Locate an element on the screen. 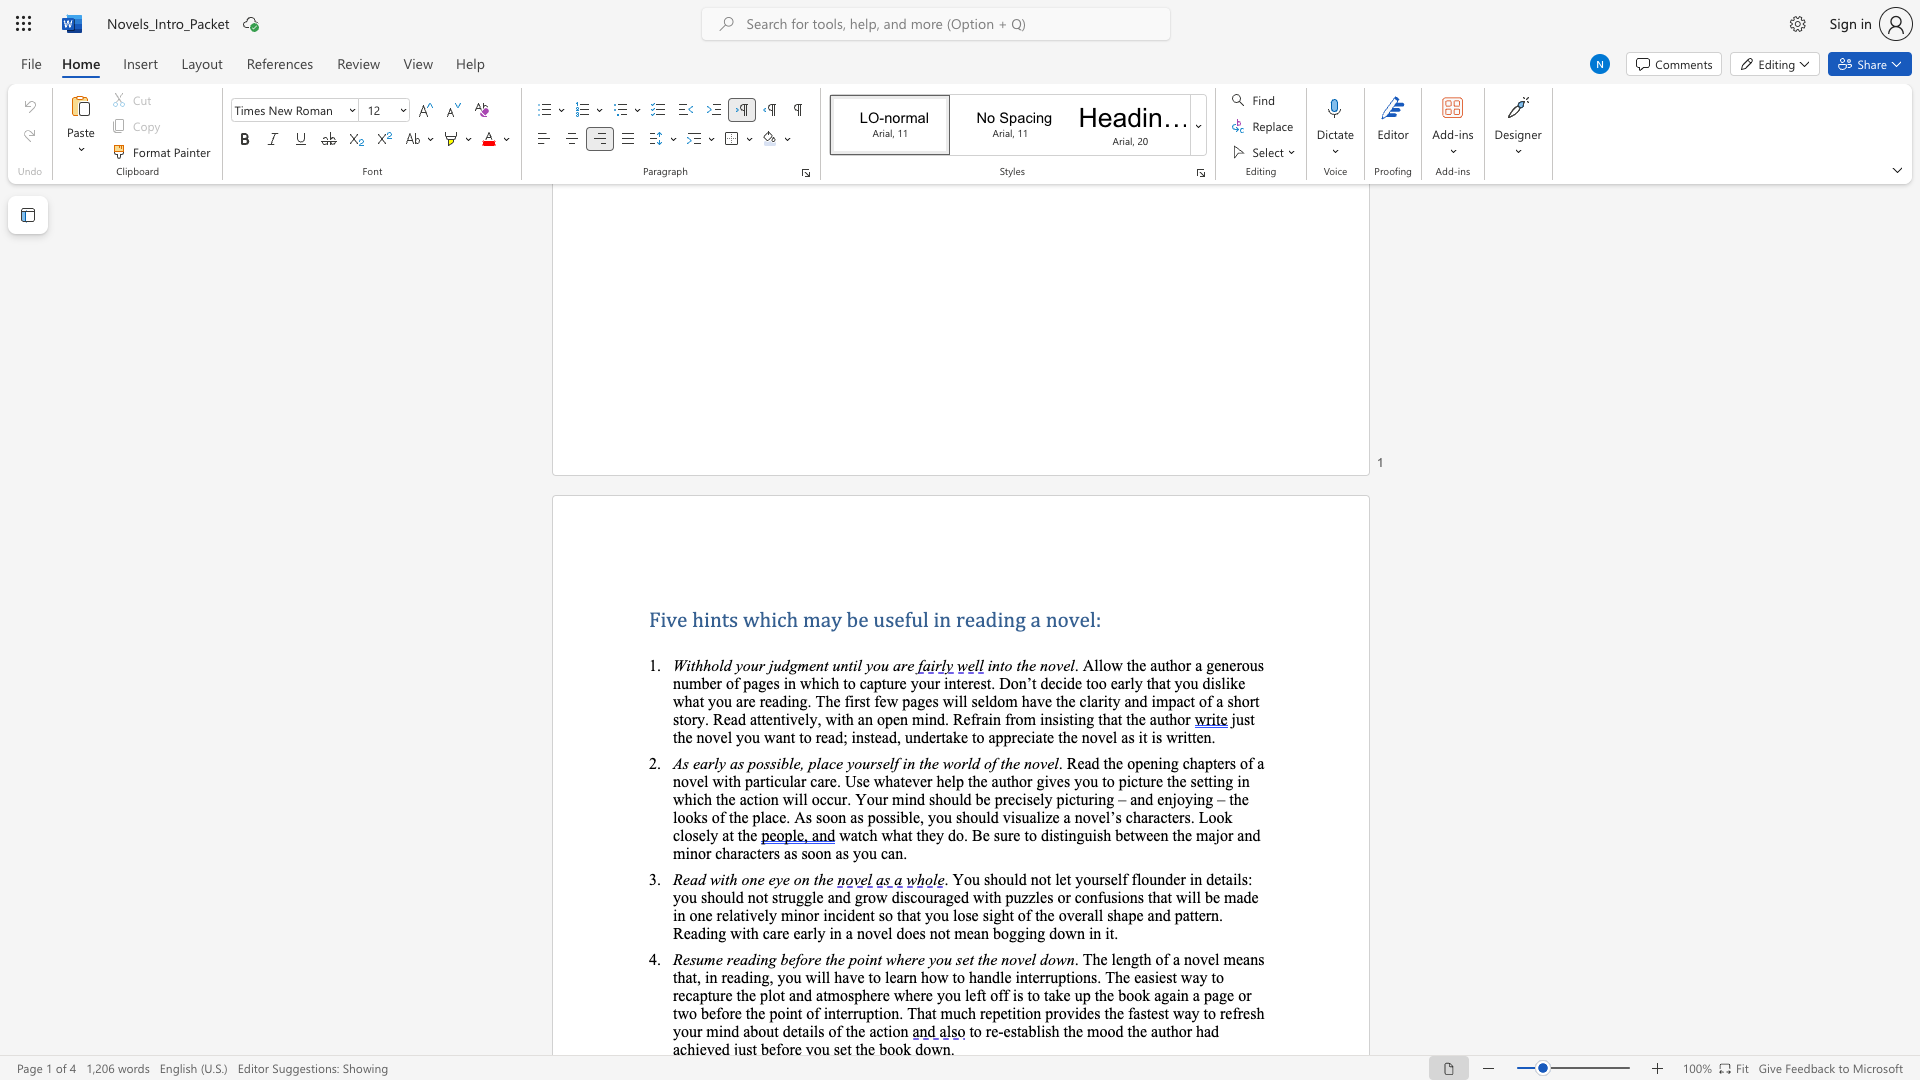 The height and width of the screenshot is (1080, 1920). the subset text "at" within the text "relatively minor" is located at coordinates (732, 915).